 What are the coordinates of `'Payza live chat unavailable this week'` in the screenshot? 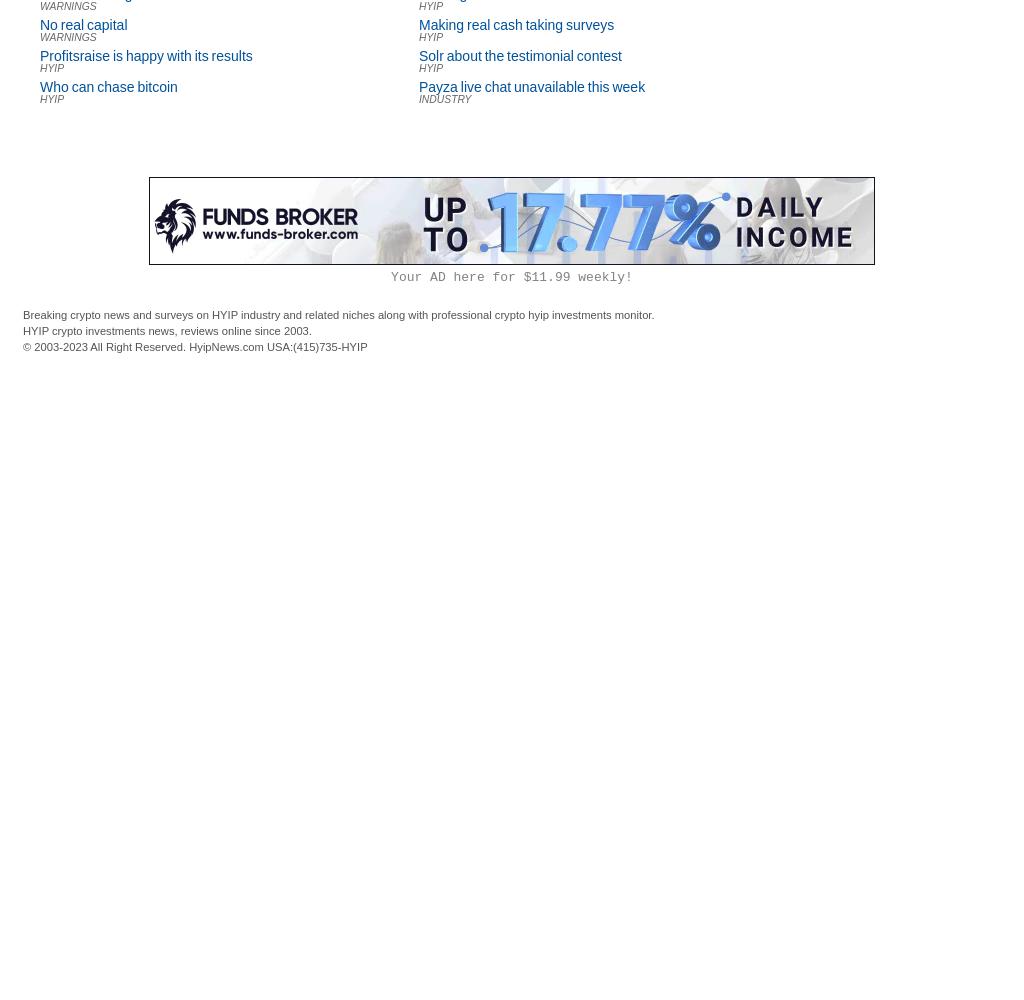 It's located at (531, 86).